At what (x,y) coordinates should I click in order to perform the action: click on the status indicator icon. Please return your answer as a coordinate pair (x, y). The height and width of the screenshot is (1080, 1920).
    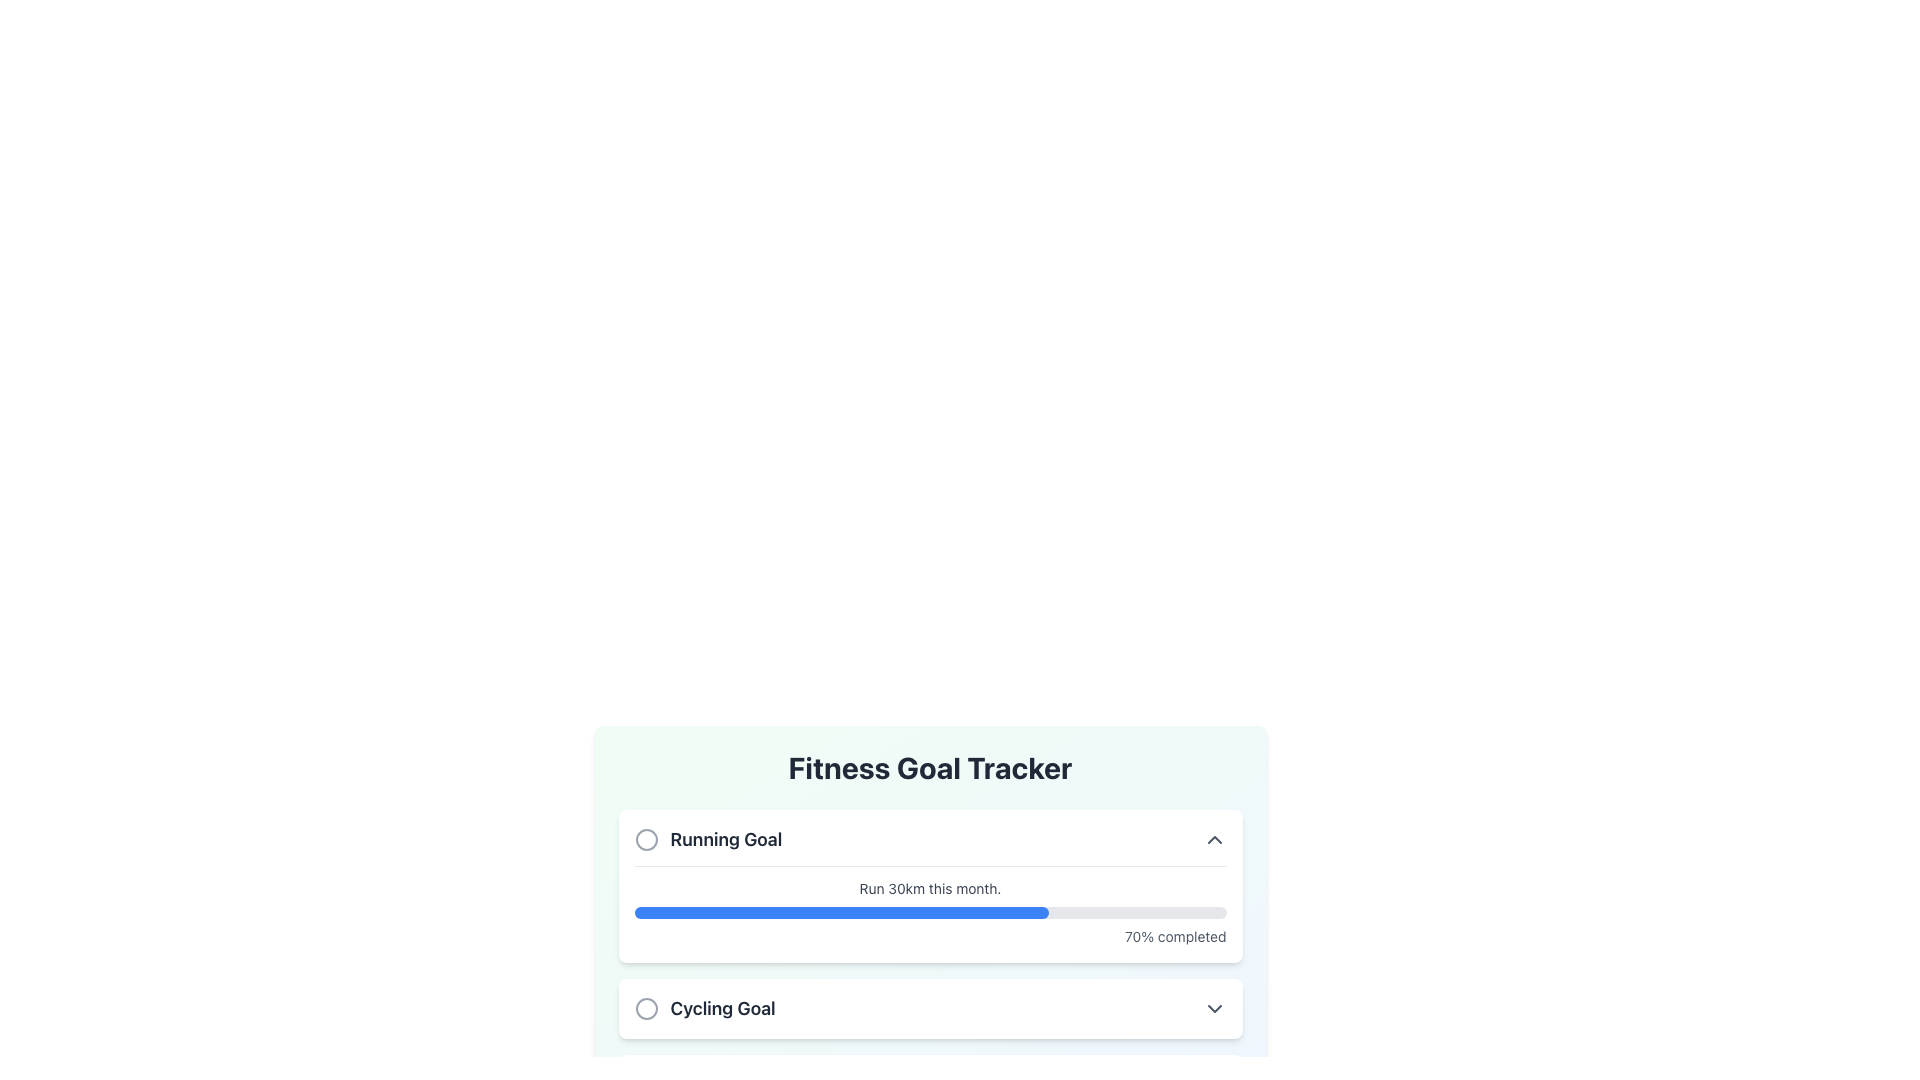
    Looking at the image, I should click on (646, 840).